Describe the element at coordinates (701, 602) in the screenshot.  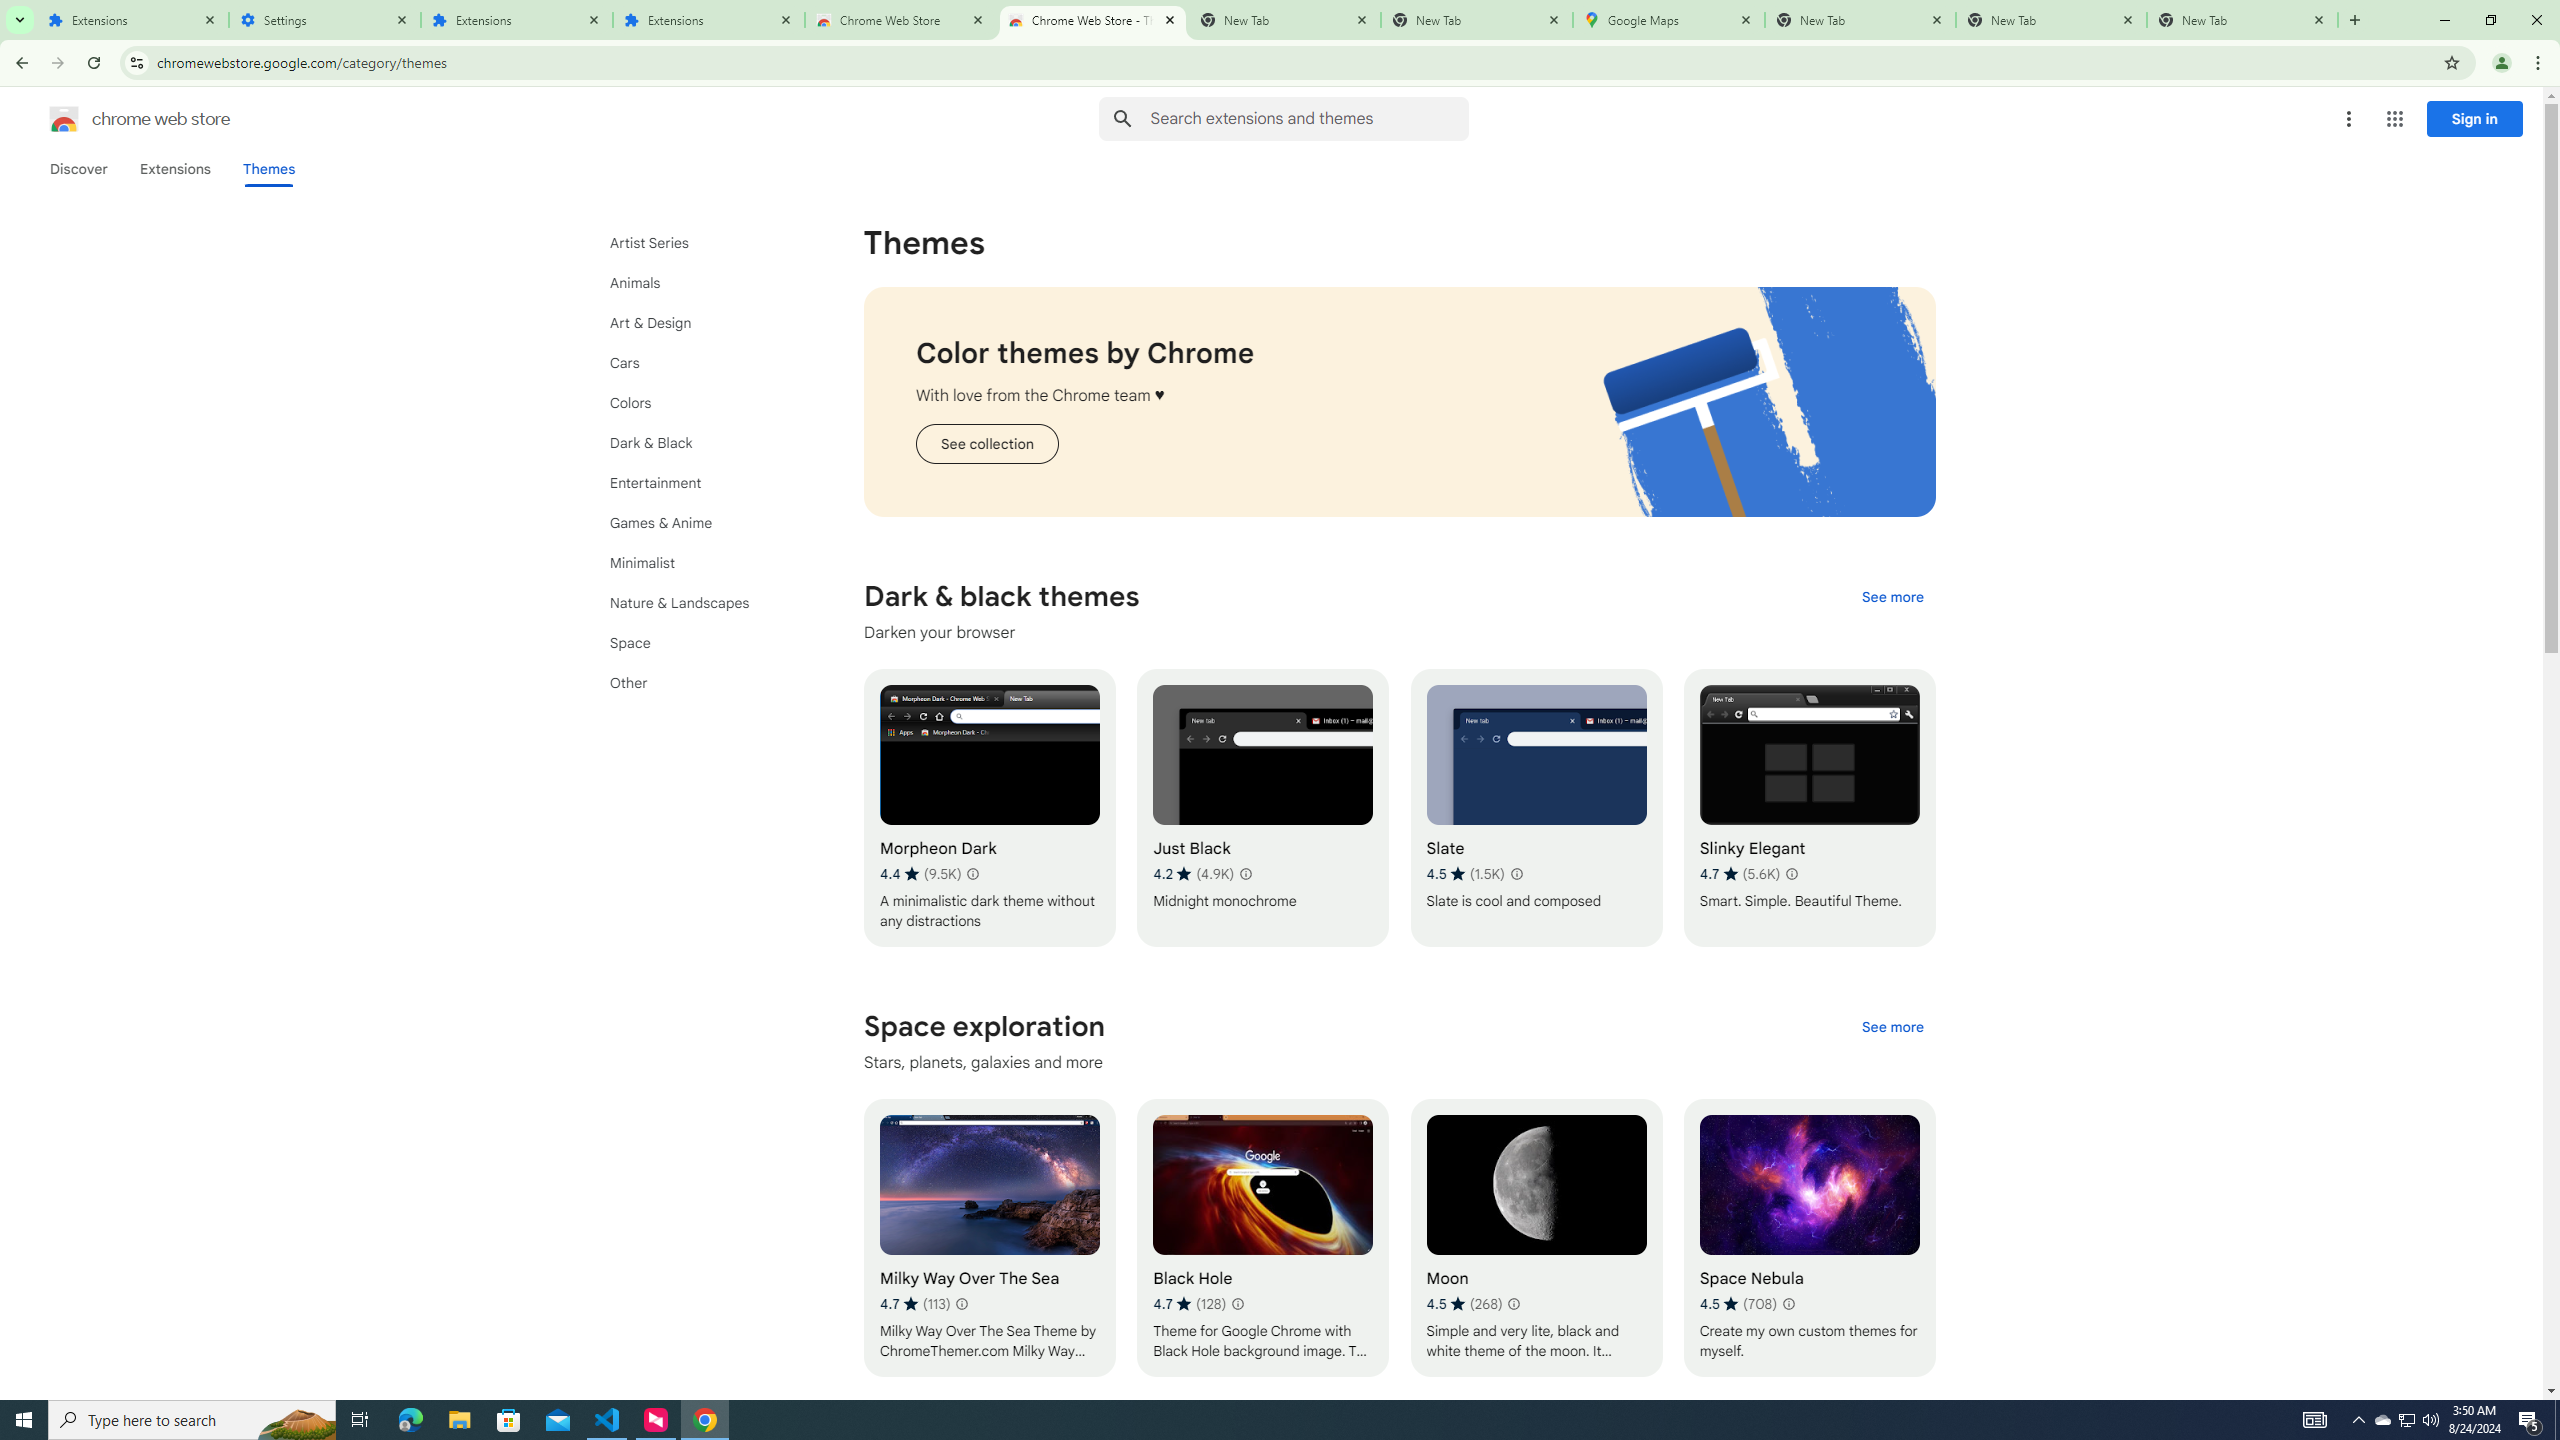
I see `'Nature & Landscapes'` at that location.